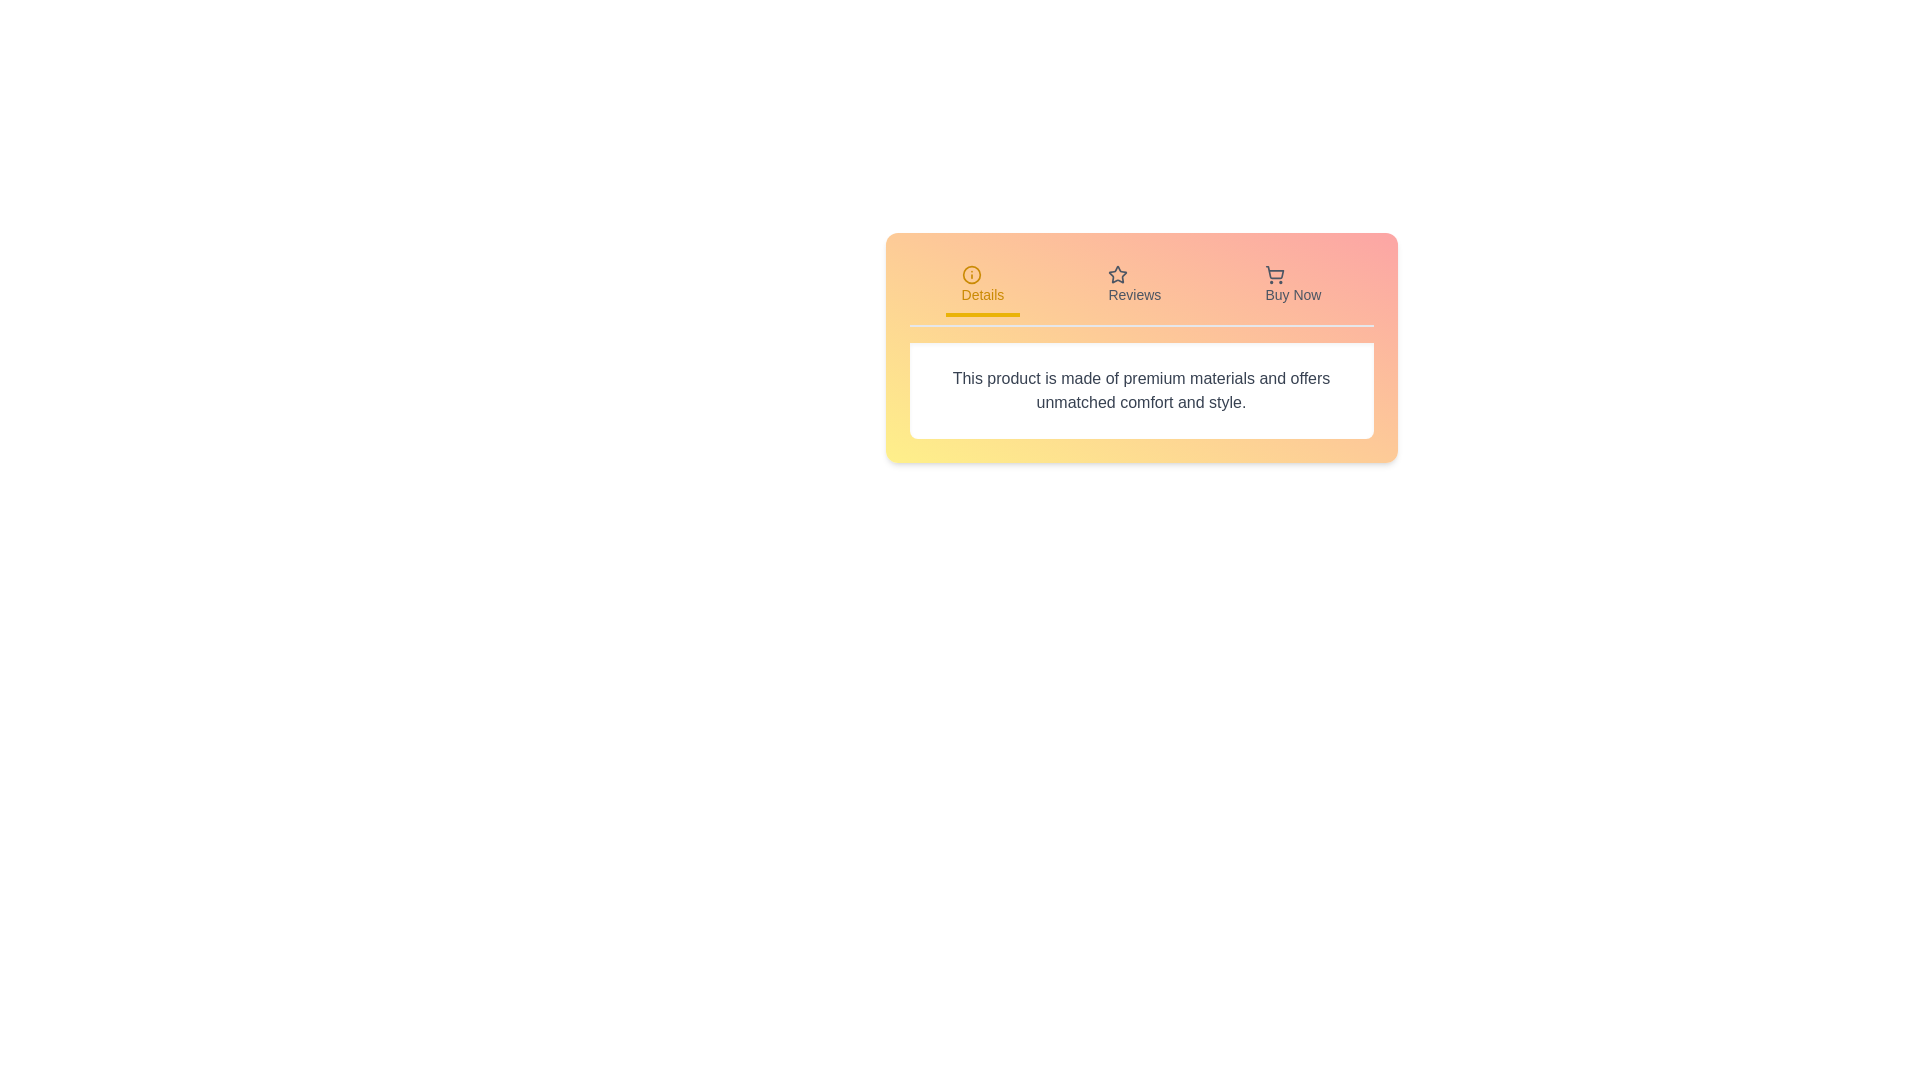 This screenshot has width=1920, height=1080. What do you see at coordinates (1134, 286) in the screenshot?
I see `the Reviews tab by clicking on it` at bounding box center [1134, 286].